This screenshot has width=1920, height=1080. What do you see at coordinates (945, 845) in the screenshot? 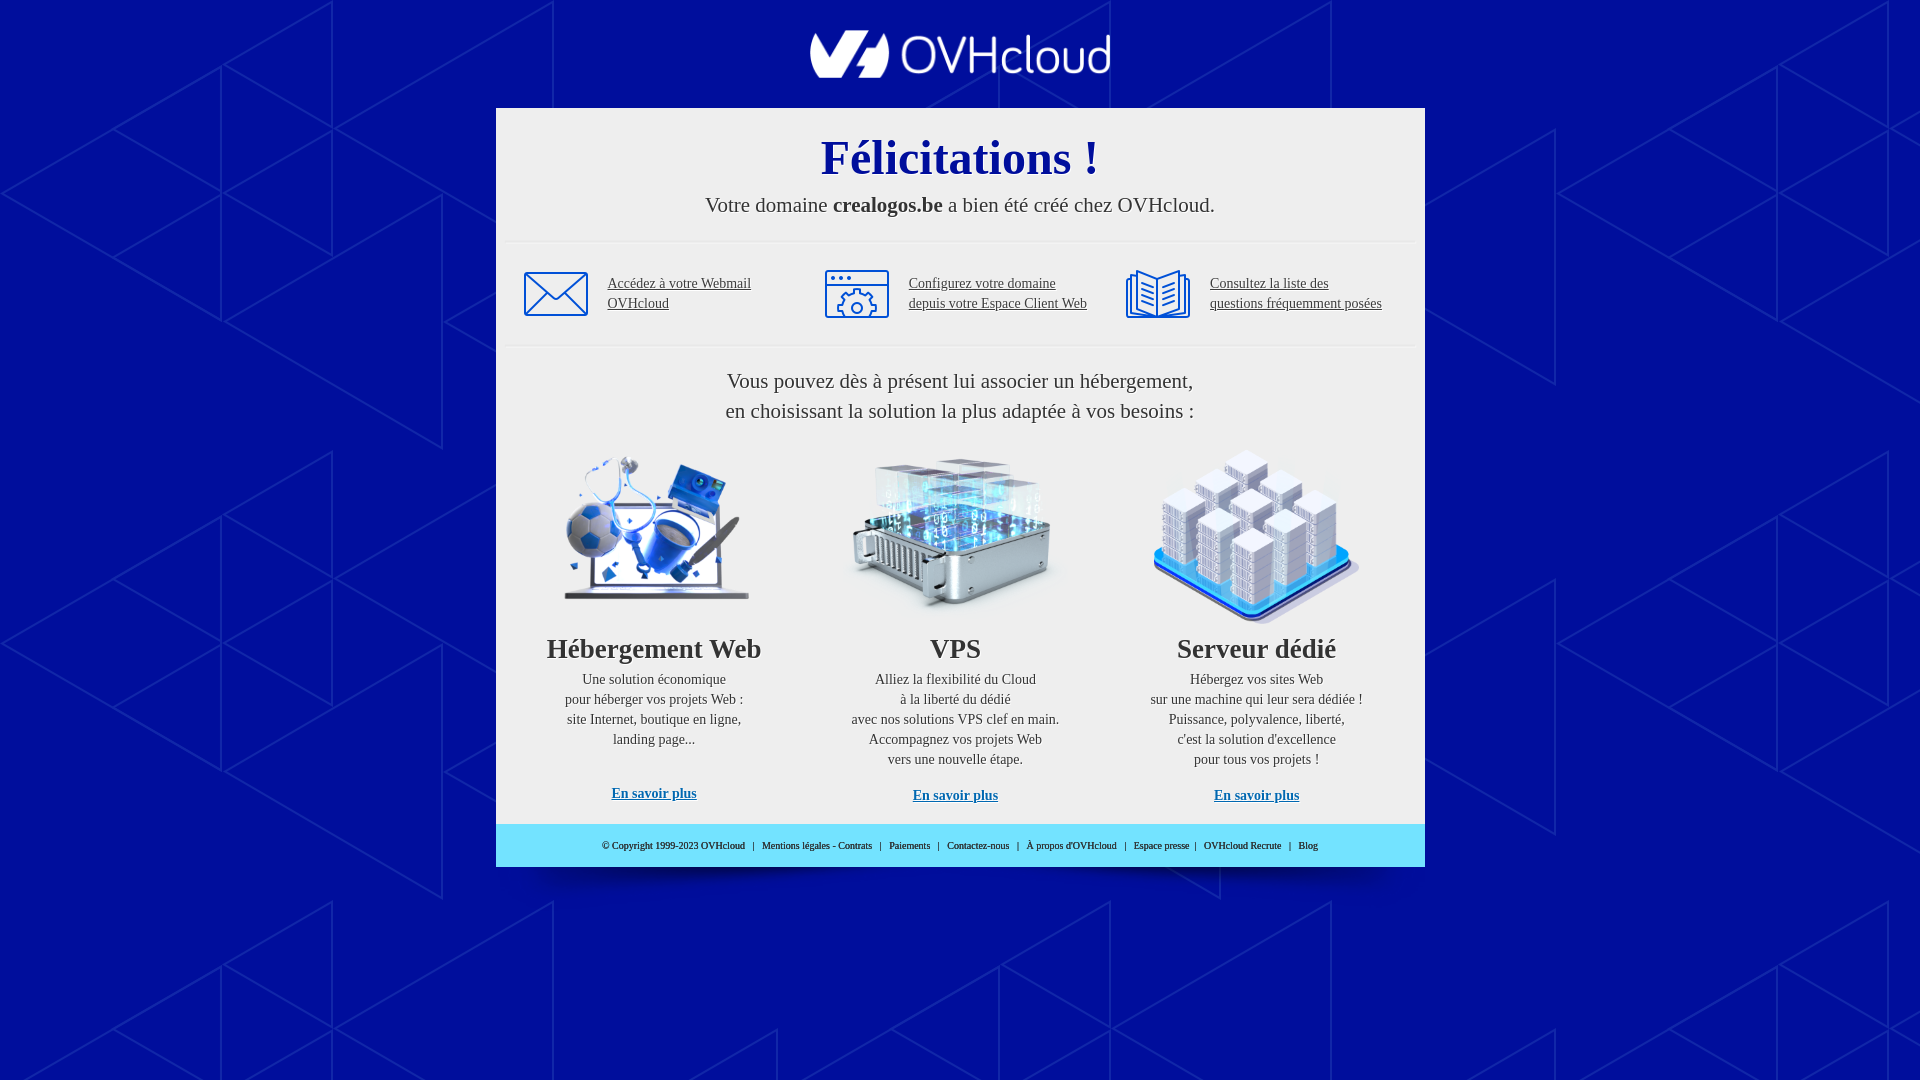
I see `'Contactez-nous'` at bounding box center [945, 845].